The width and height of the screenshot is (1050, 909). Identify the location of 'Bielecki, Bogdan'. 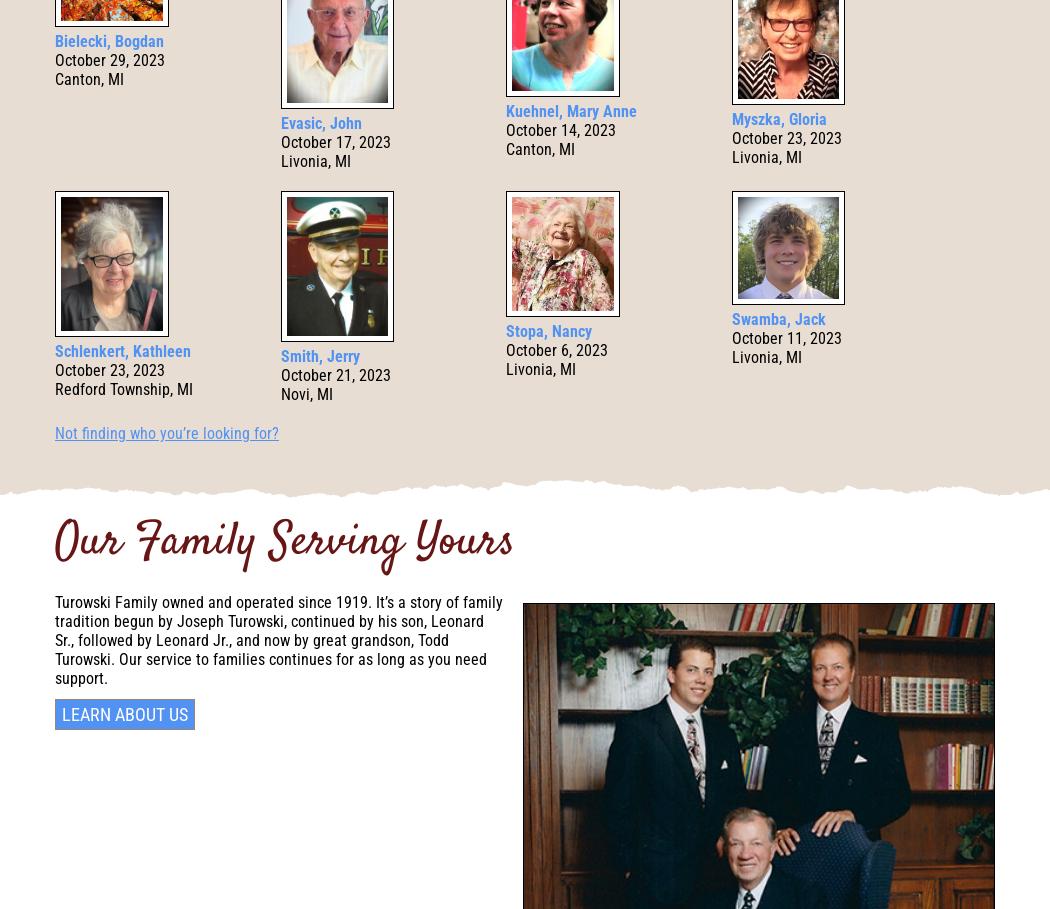
(109, 41).